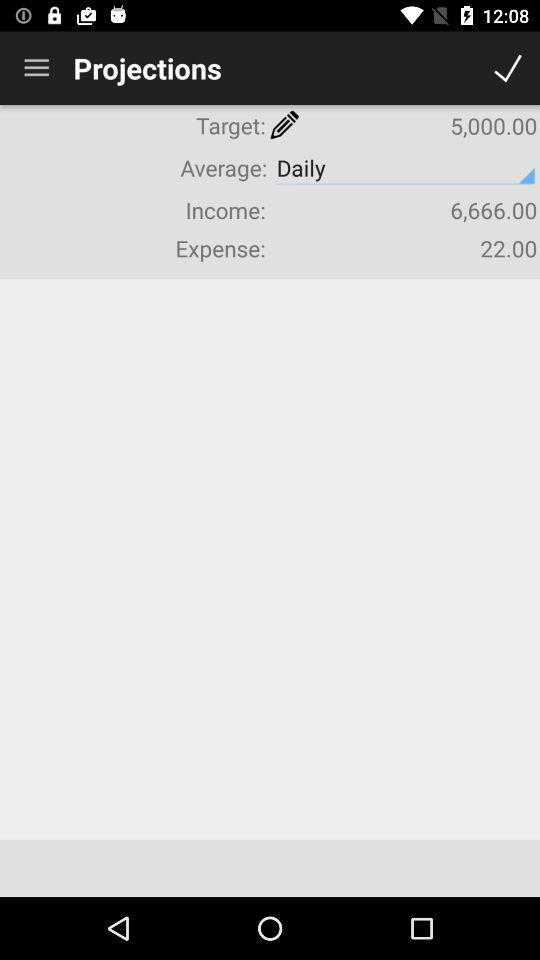  Describe the element at coordinates (508, 68) in the screenshot. I see `ready` at that location.